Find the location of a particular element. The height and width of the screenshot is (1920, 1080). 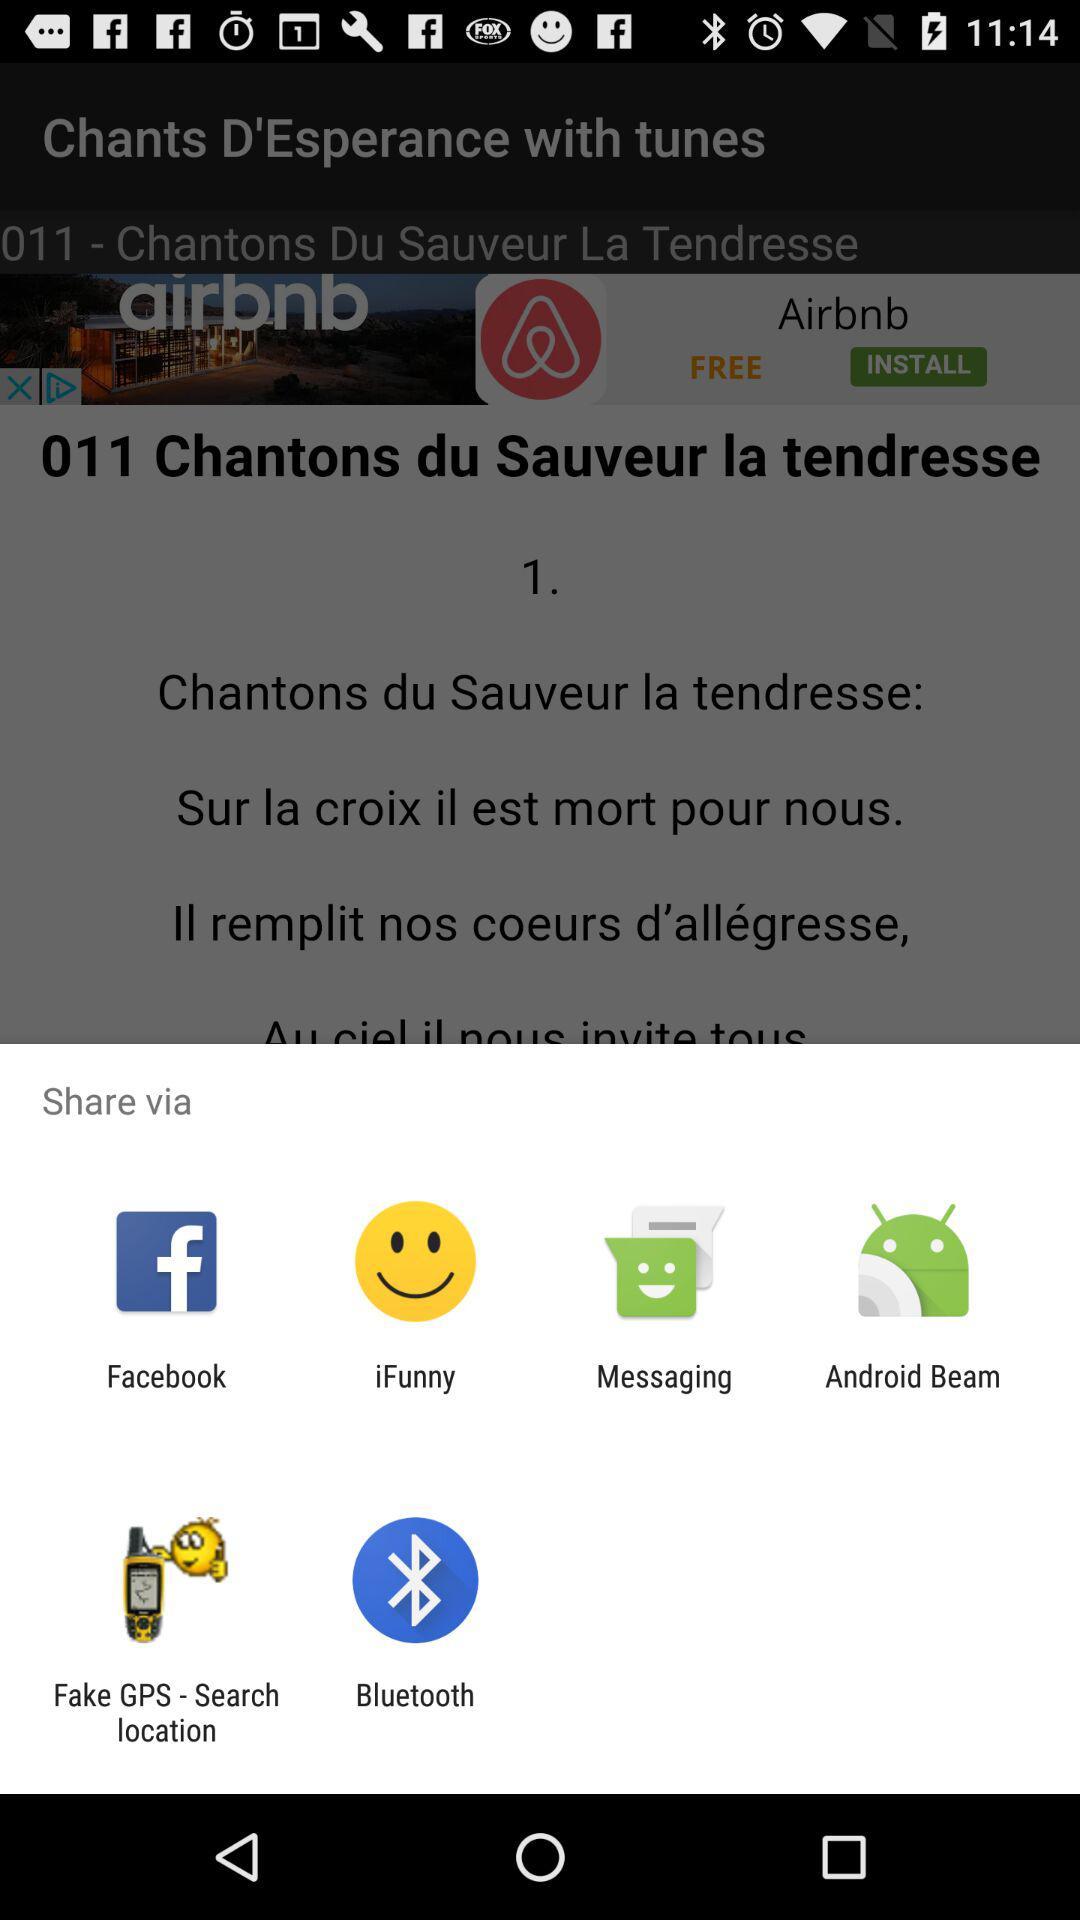

the icon to the right of messaging item is located at coordinates (913, 1392).